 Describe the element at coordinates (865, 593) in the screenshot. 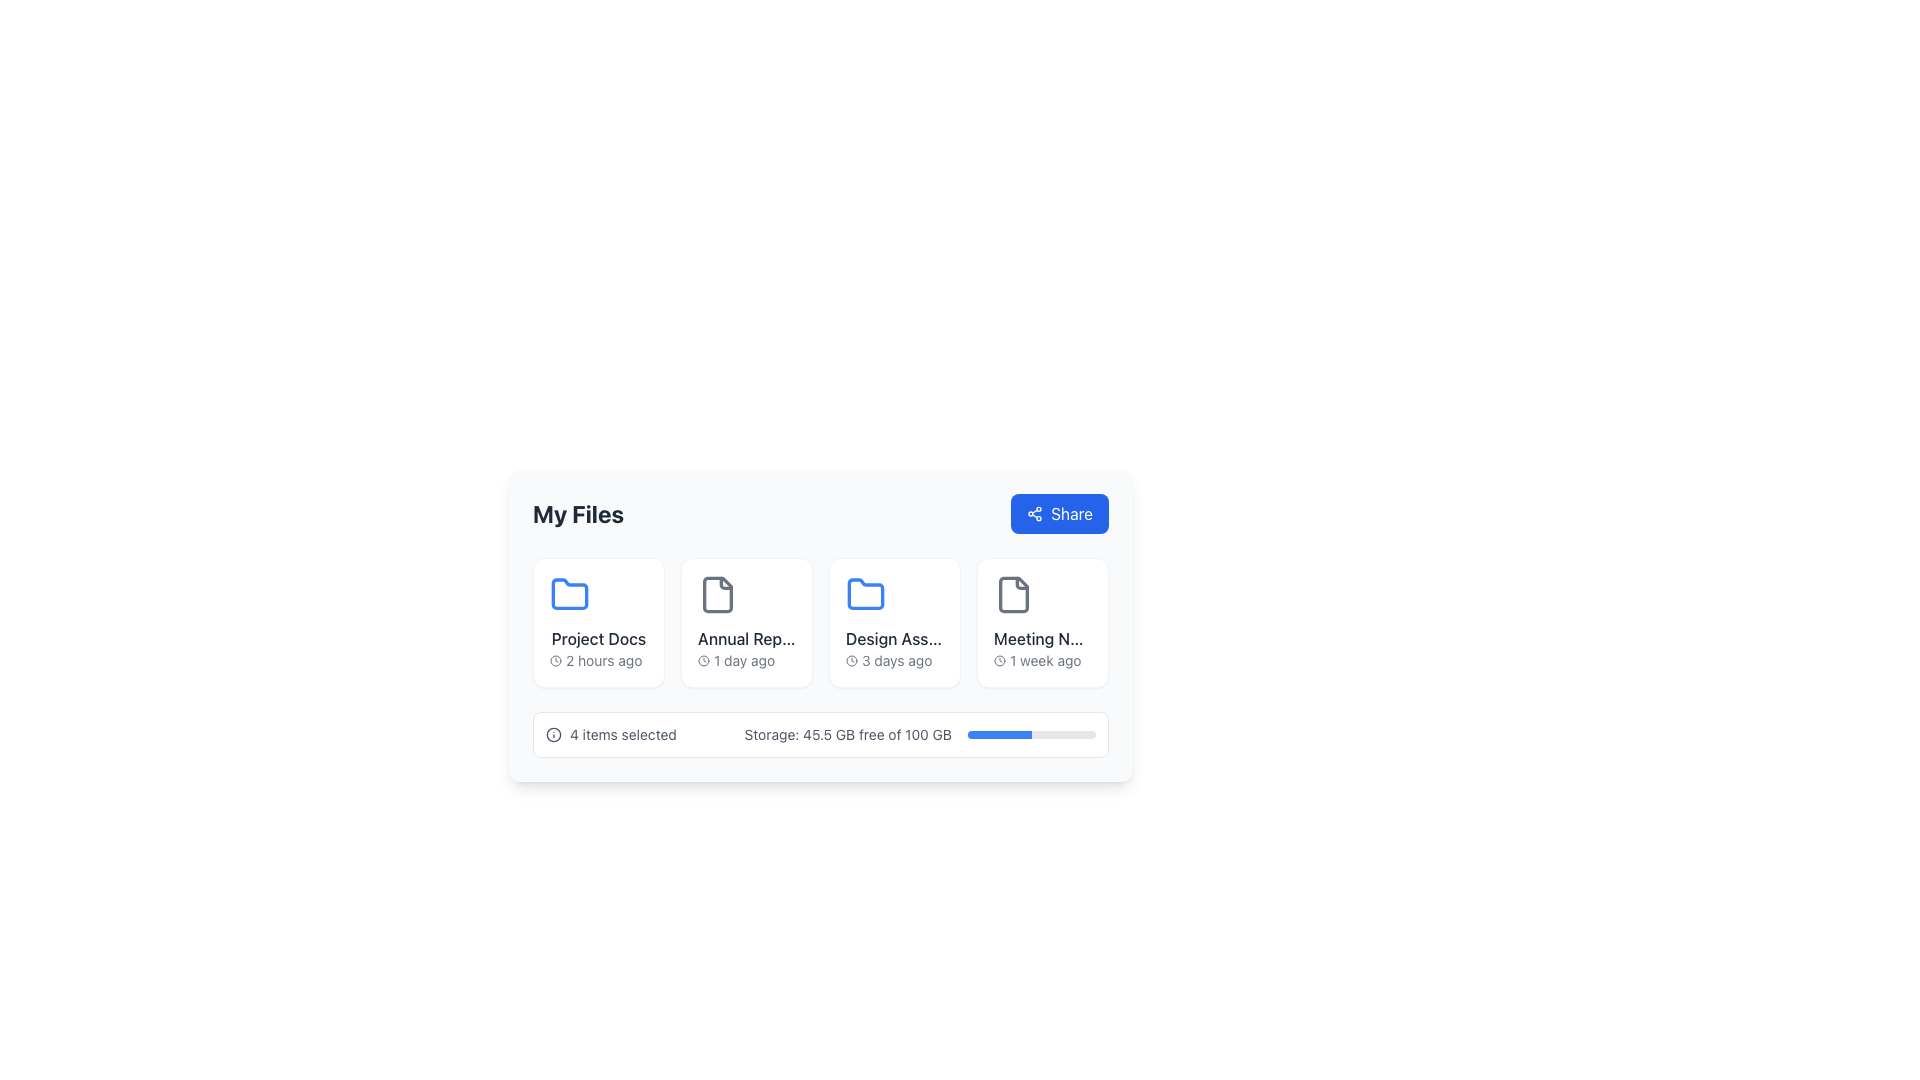

I see `the folder icon, which represents the design assets and is located in the 'My Files' section` at that location.